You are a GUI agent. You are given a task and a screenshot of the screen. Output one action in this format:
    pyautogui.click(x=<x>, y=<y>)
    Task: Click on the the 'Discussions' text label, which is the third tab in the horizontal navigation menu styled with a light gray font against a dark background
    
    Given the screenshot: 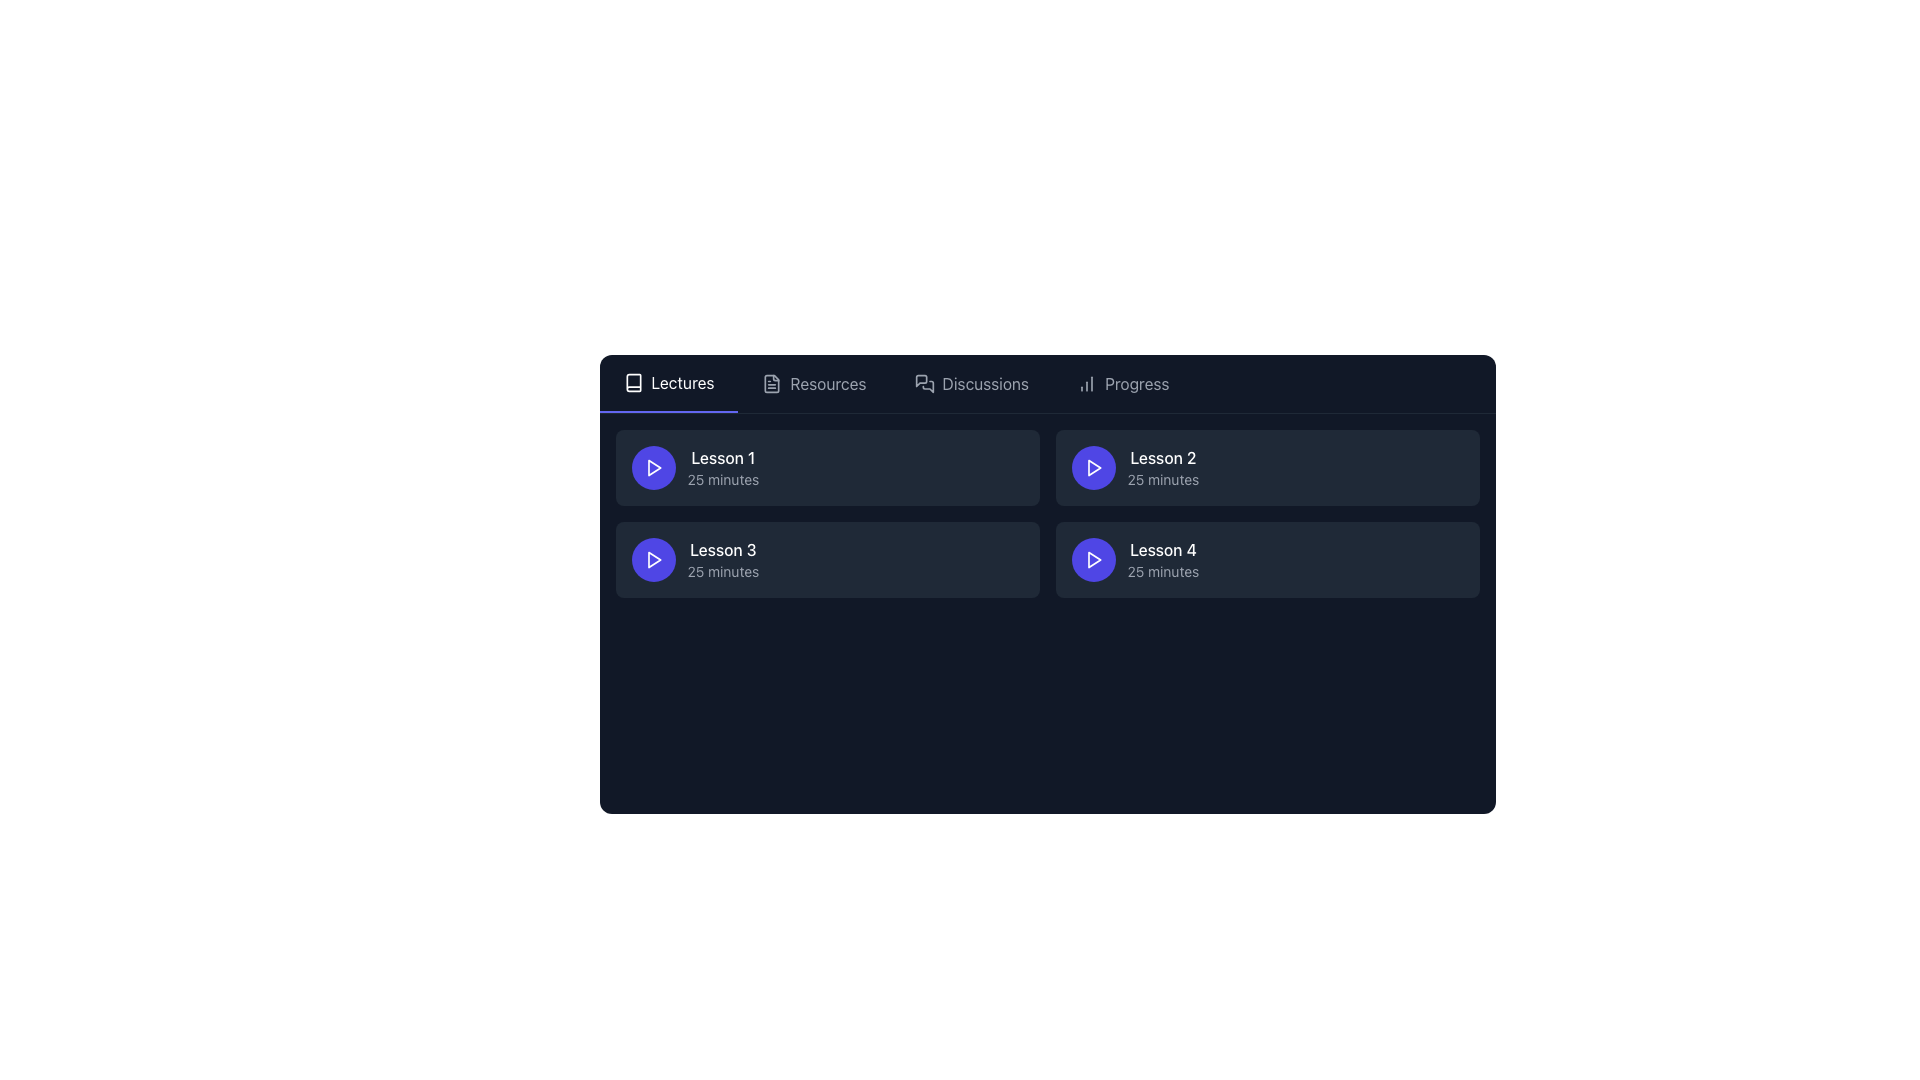 What is the action you would take?
    pyautogui.click(x=985, y=384)
    